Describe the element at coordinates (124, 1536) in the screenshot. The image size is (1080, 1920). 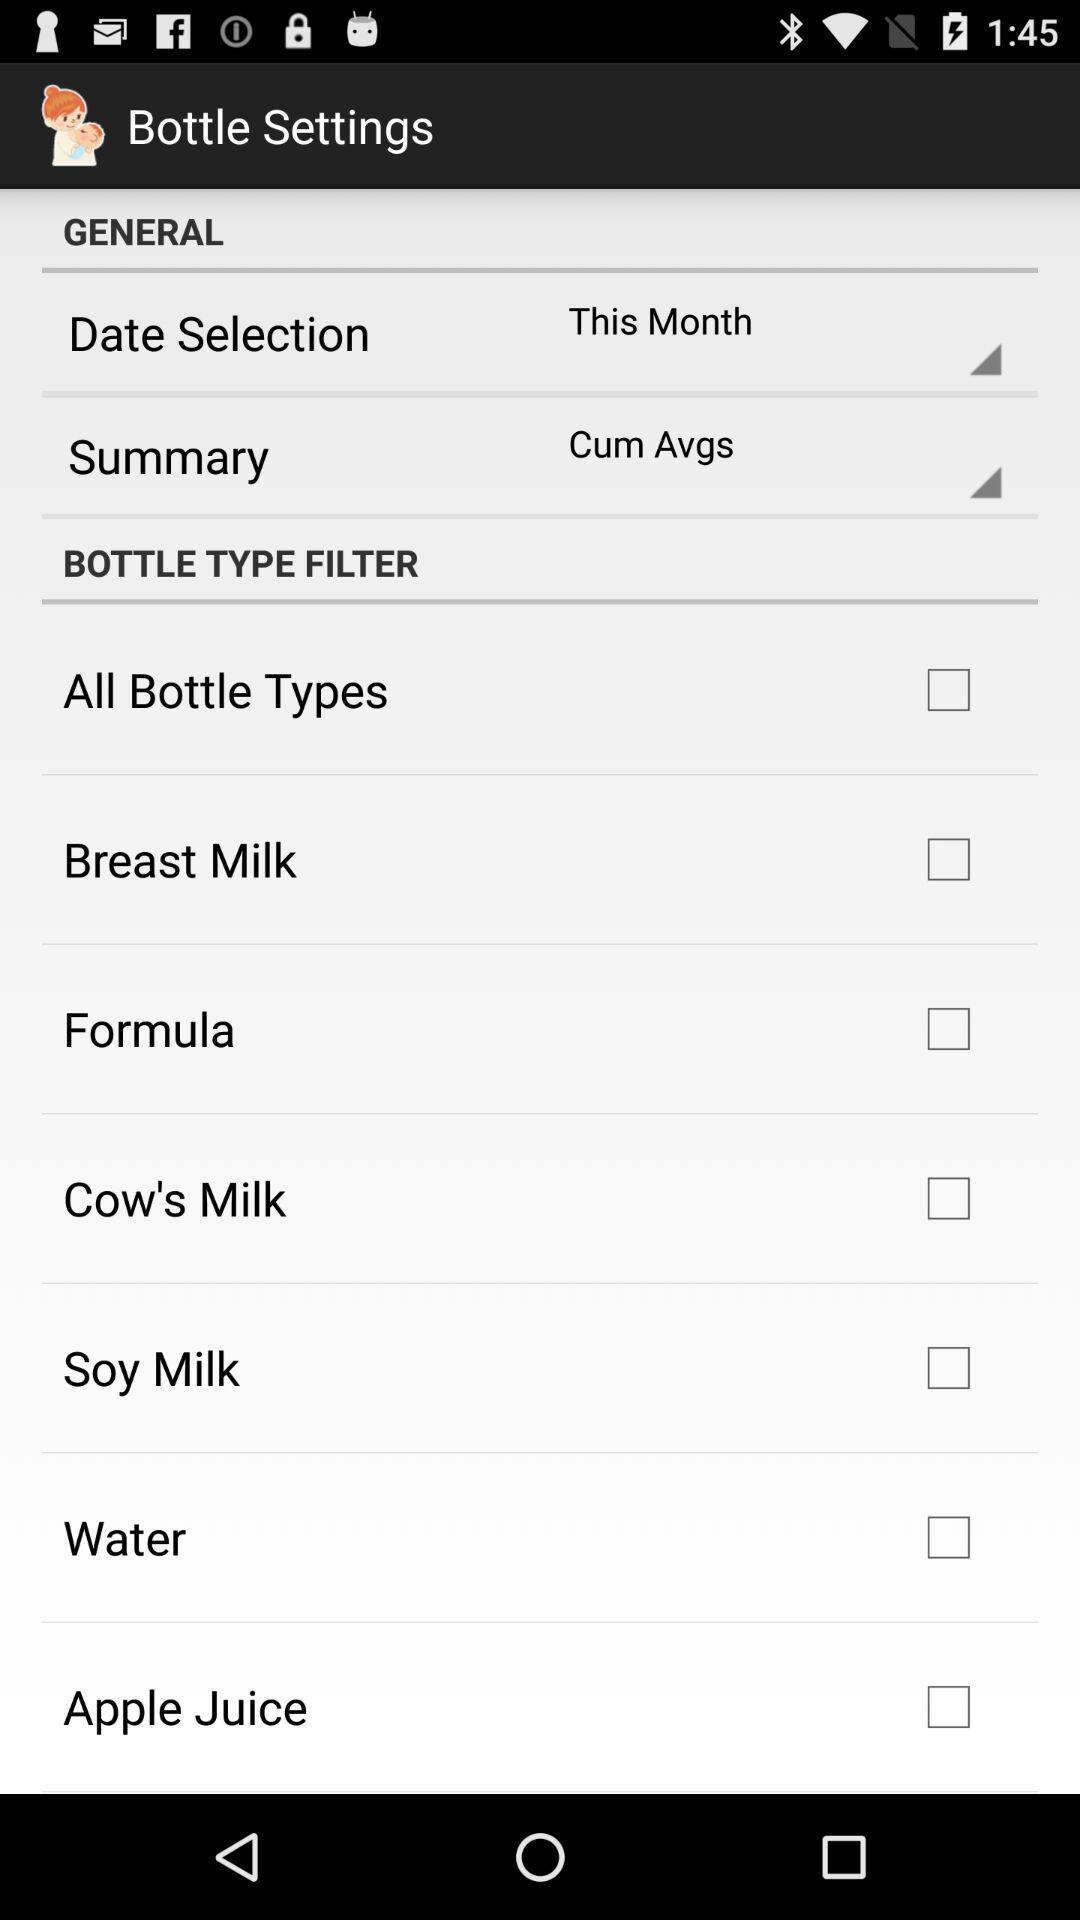
I see `the water icon` at that location.